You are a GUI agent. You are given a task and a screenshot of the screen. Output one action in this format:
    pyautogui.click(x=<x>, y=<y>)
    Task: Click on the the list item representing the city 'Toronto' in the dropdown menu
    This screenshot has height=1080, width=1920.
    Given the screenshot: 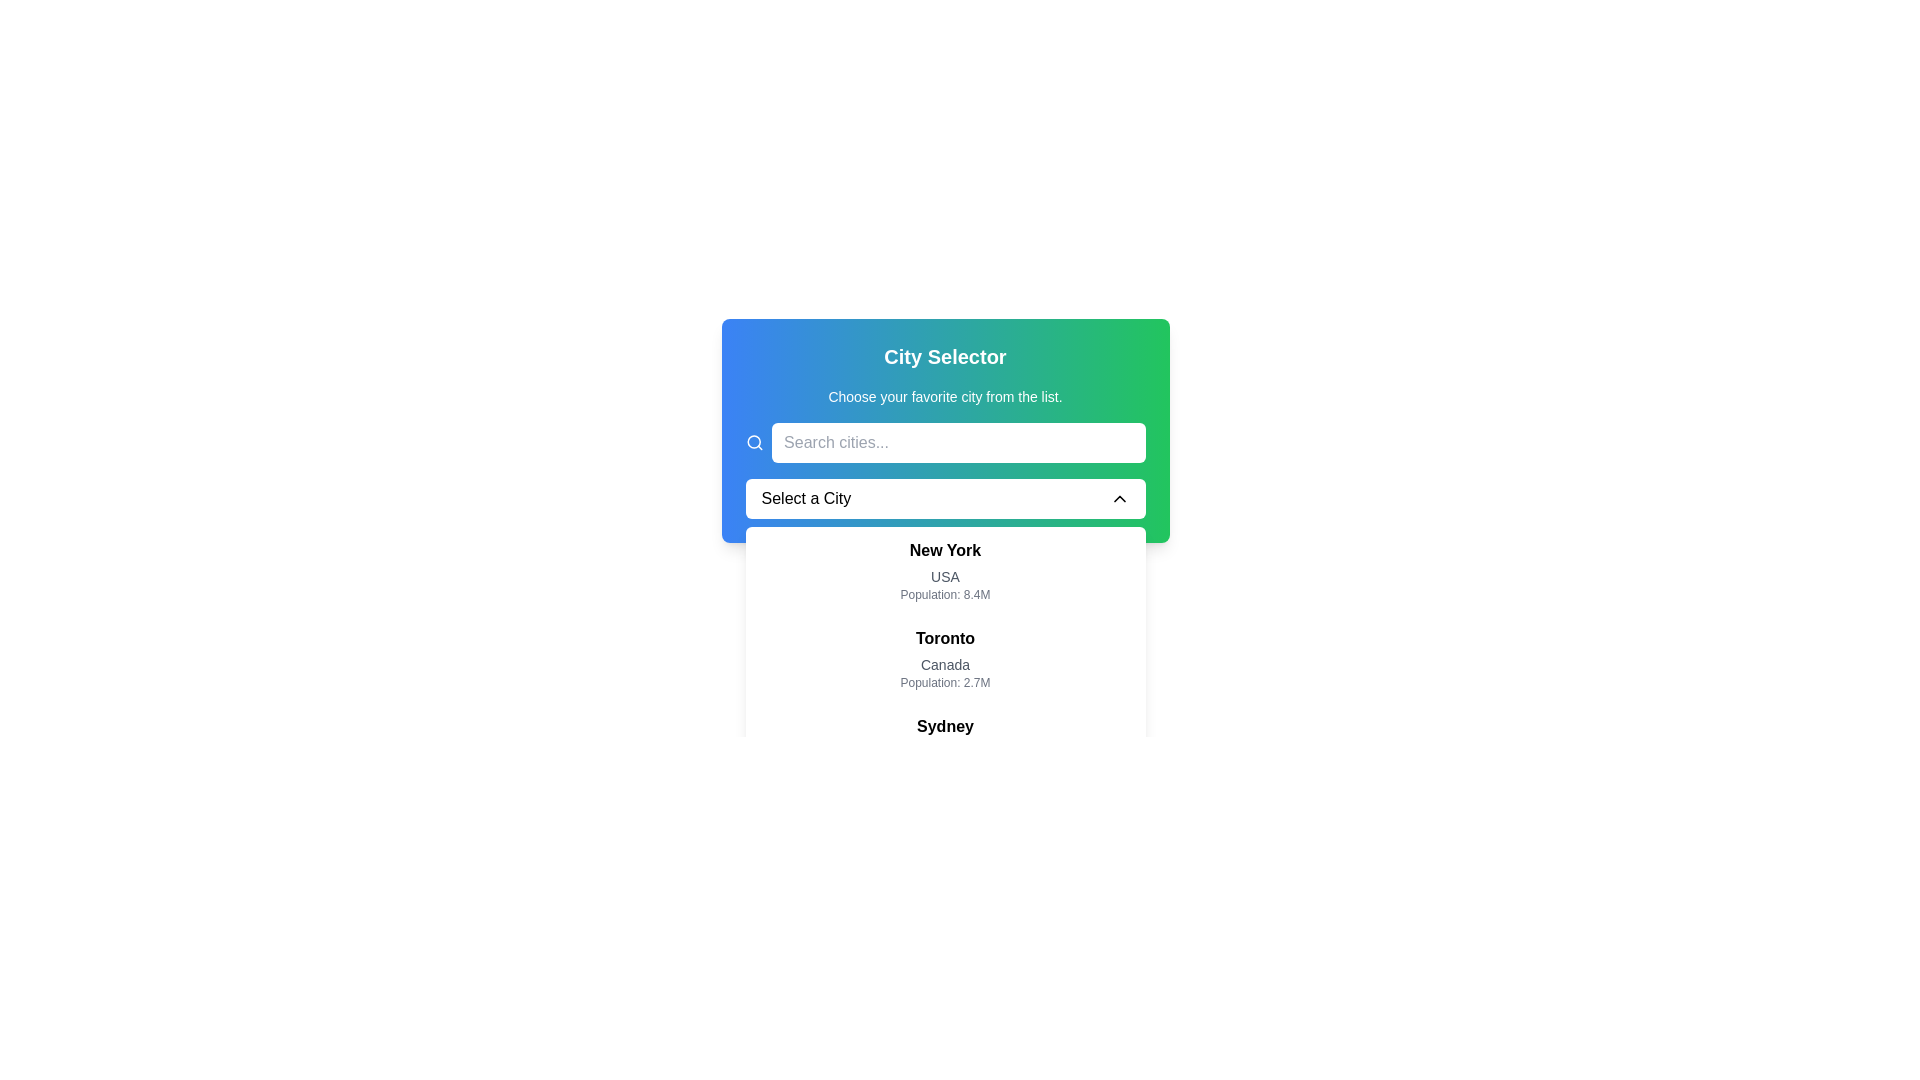 What is the action you would take?
    pyautogui.click(x=944, y=659)
    